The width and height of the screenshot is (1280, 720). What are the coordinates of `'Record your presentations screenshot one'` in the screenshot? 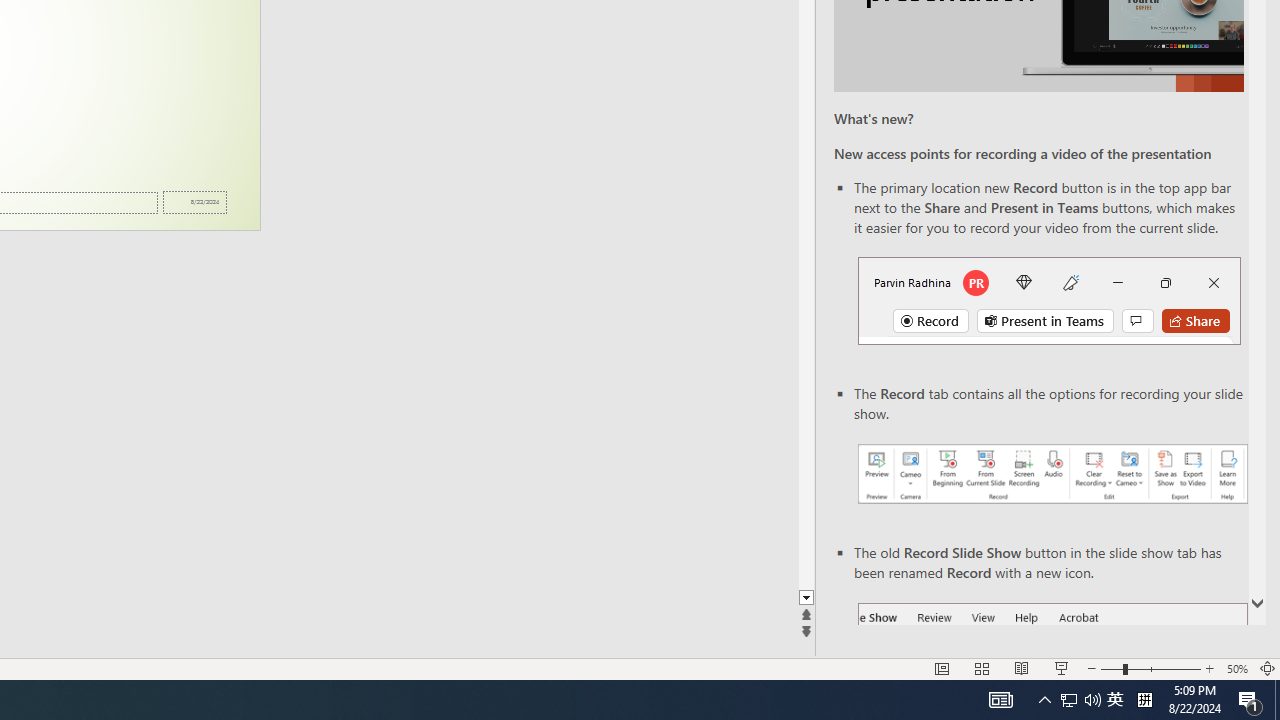 It's located at (1051, 474).